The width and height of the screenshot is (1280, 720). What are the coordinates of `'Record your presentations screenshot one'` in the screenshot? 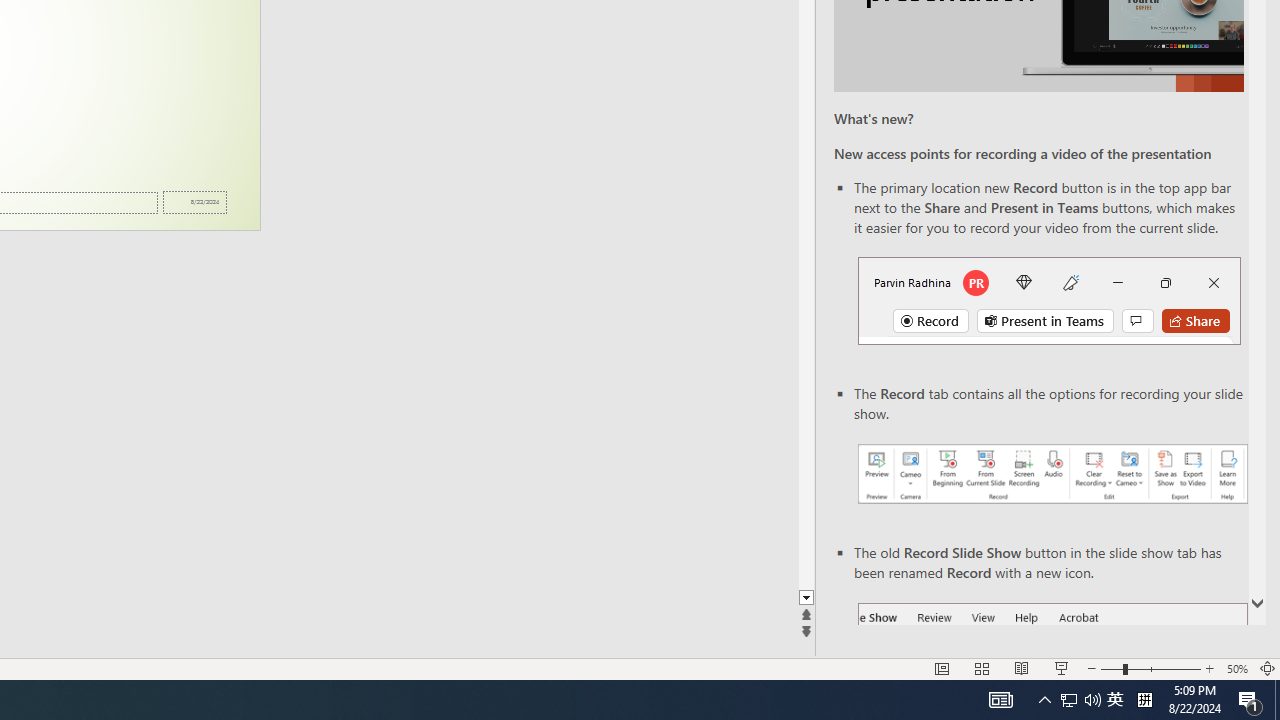 It's located at (1051, 474).